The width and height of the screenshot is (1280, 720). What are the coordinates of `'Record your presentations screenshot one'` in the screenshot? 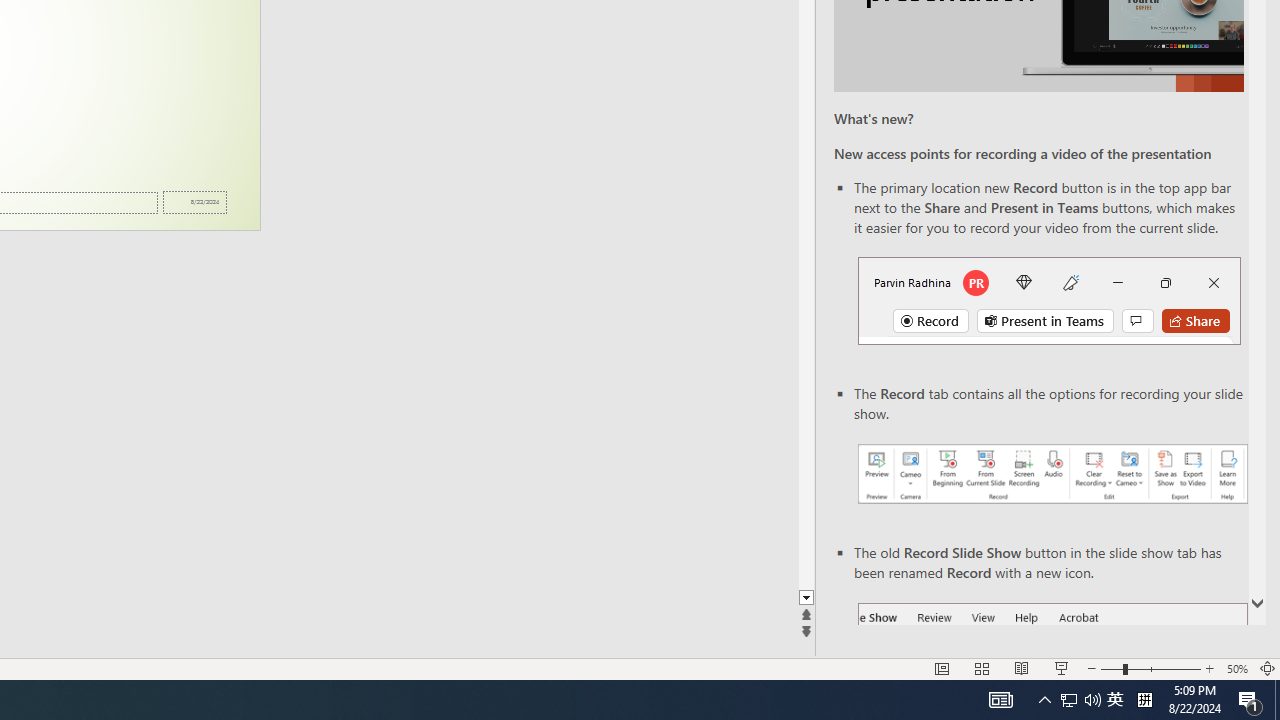 It's located at (1051, 474).